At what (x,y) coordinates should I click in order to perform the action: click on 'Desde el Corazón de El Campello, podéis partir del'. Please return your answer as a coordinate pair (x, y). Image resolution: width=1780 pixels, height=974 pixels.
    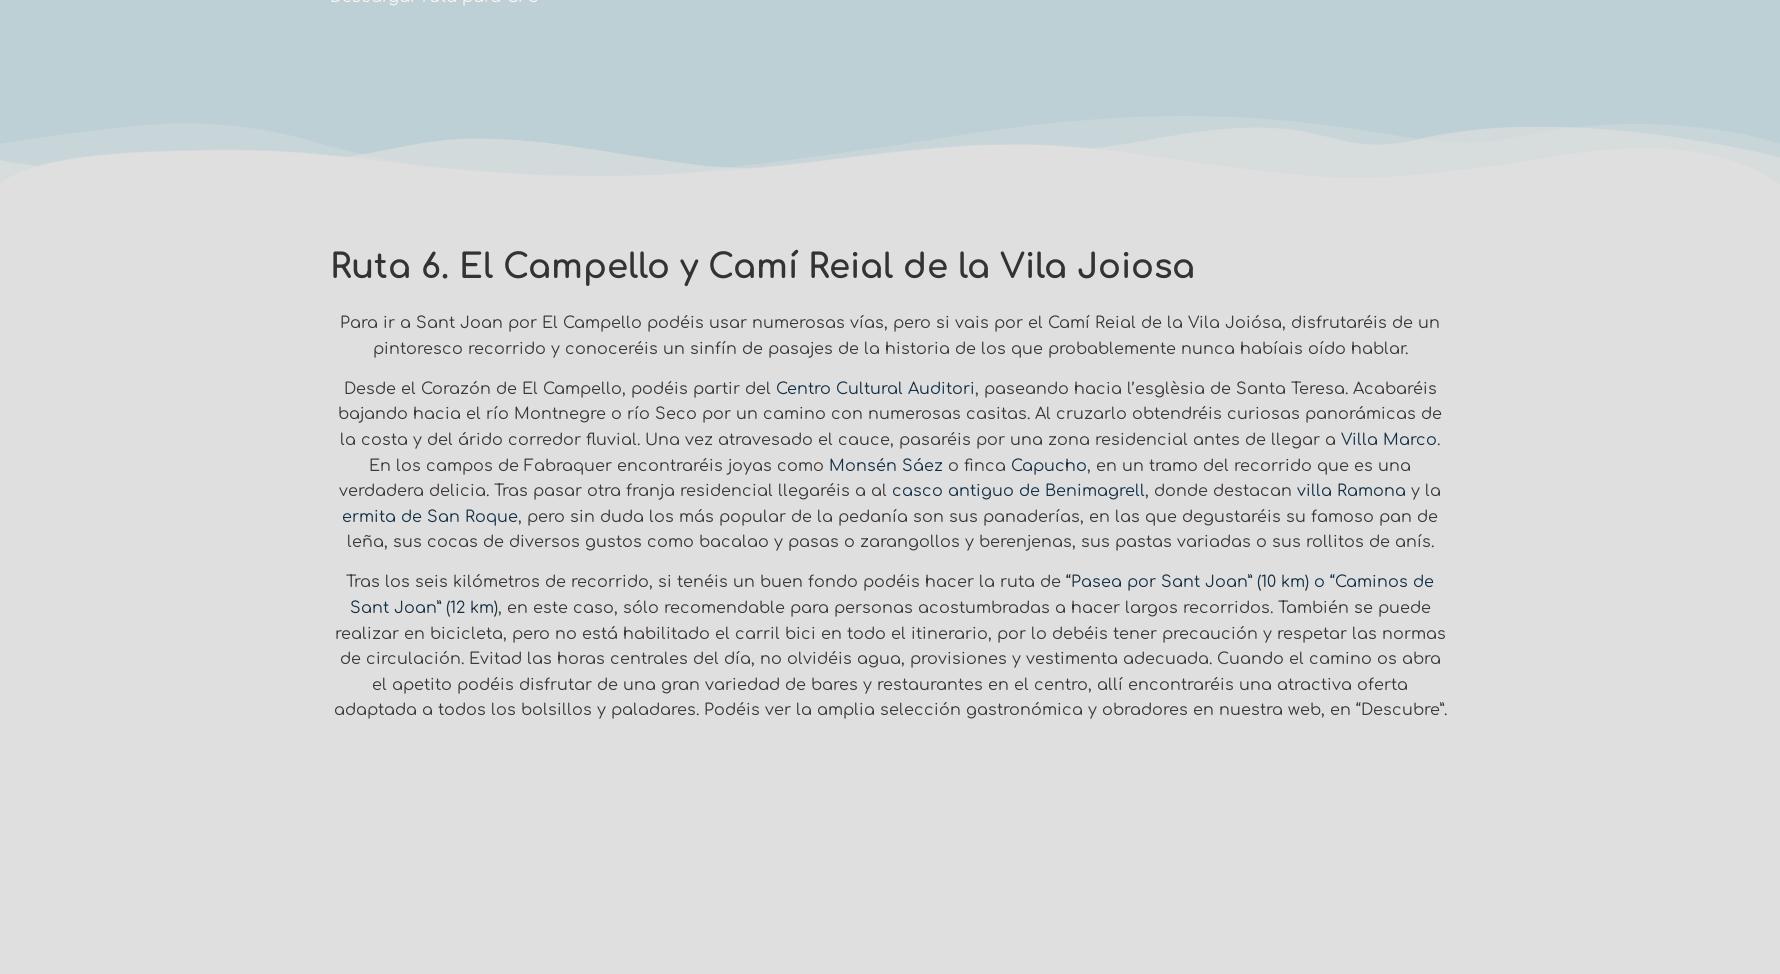
    Looking at the image, I should click on (343, 388).